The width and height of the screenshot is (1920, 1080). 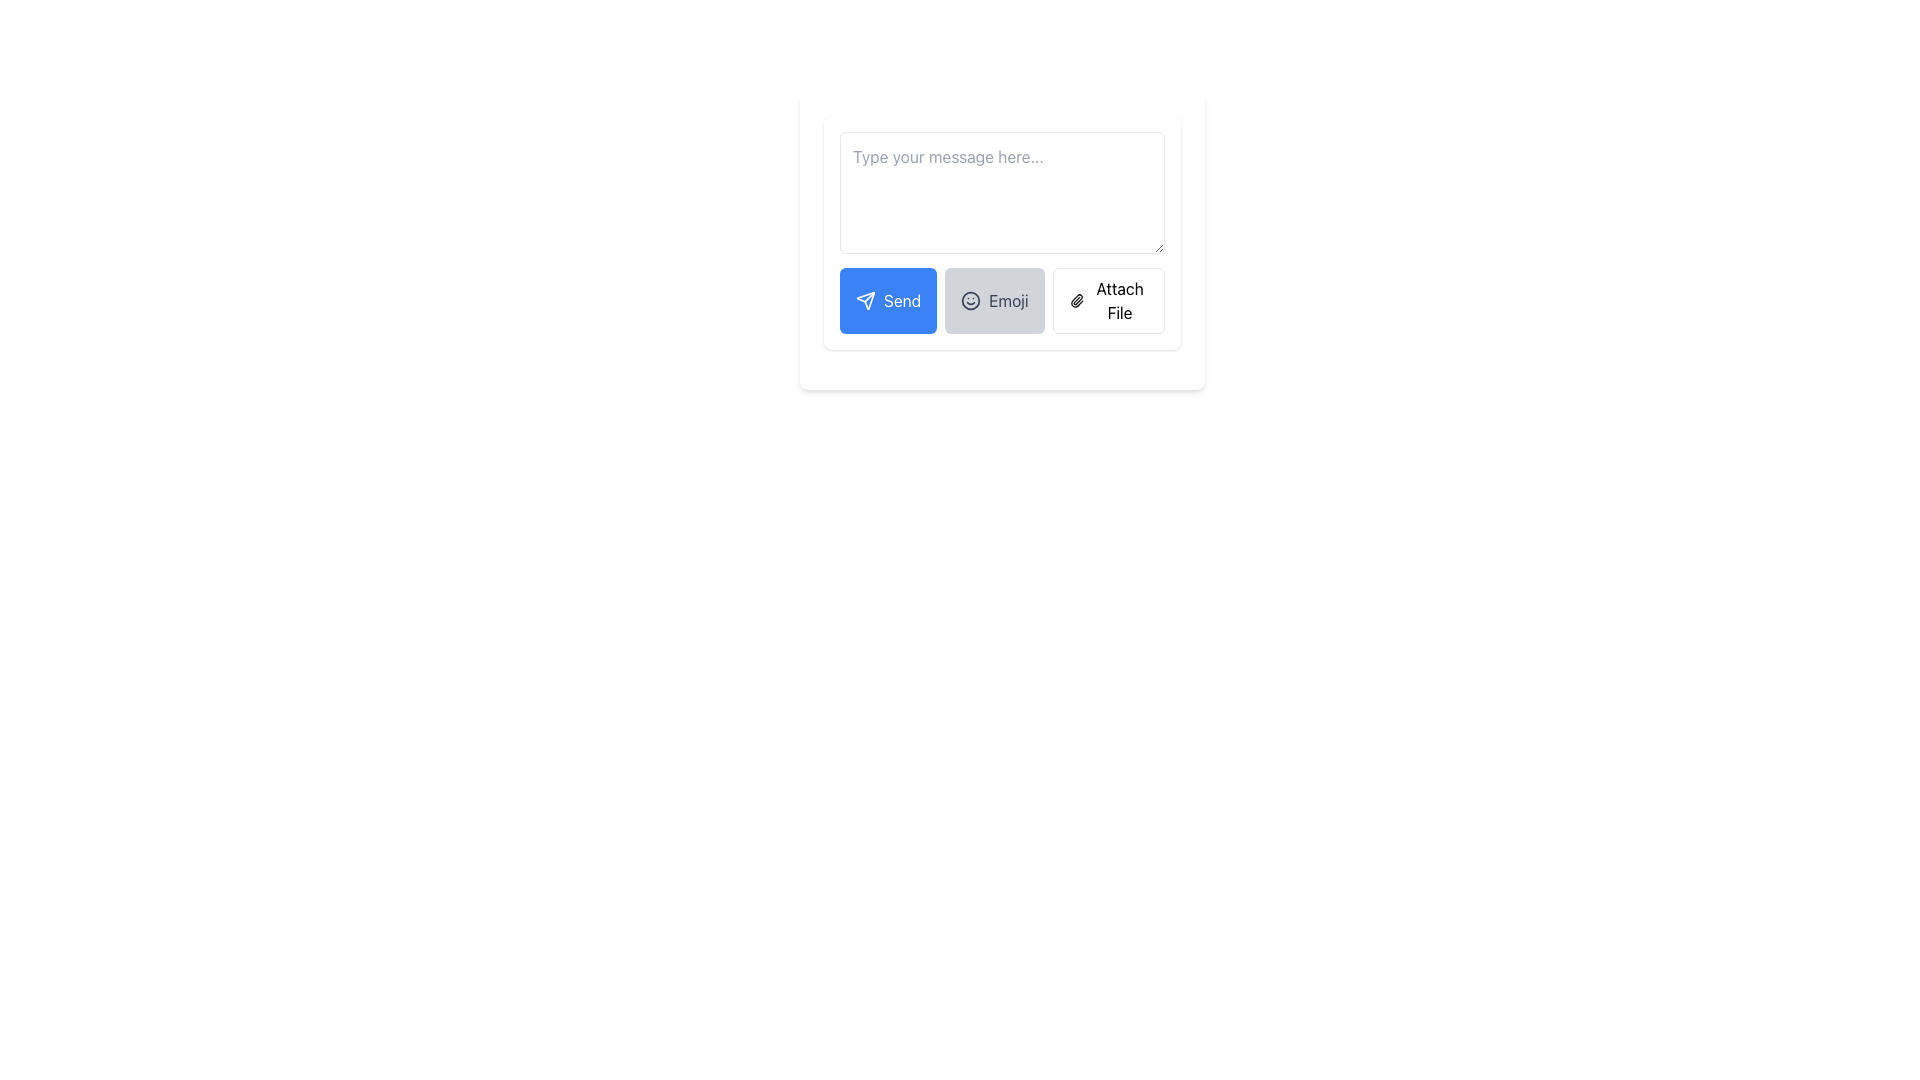 What do you see at coordinates (865, 300) in the screenshot?
I see `the graphical icon shaped like a paper airplane within the 'Send' button` at bounding box center [865, 300].